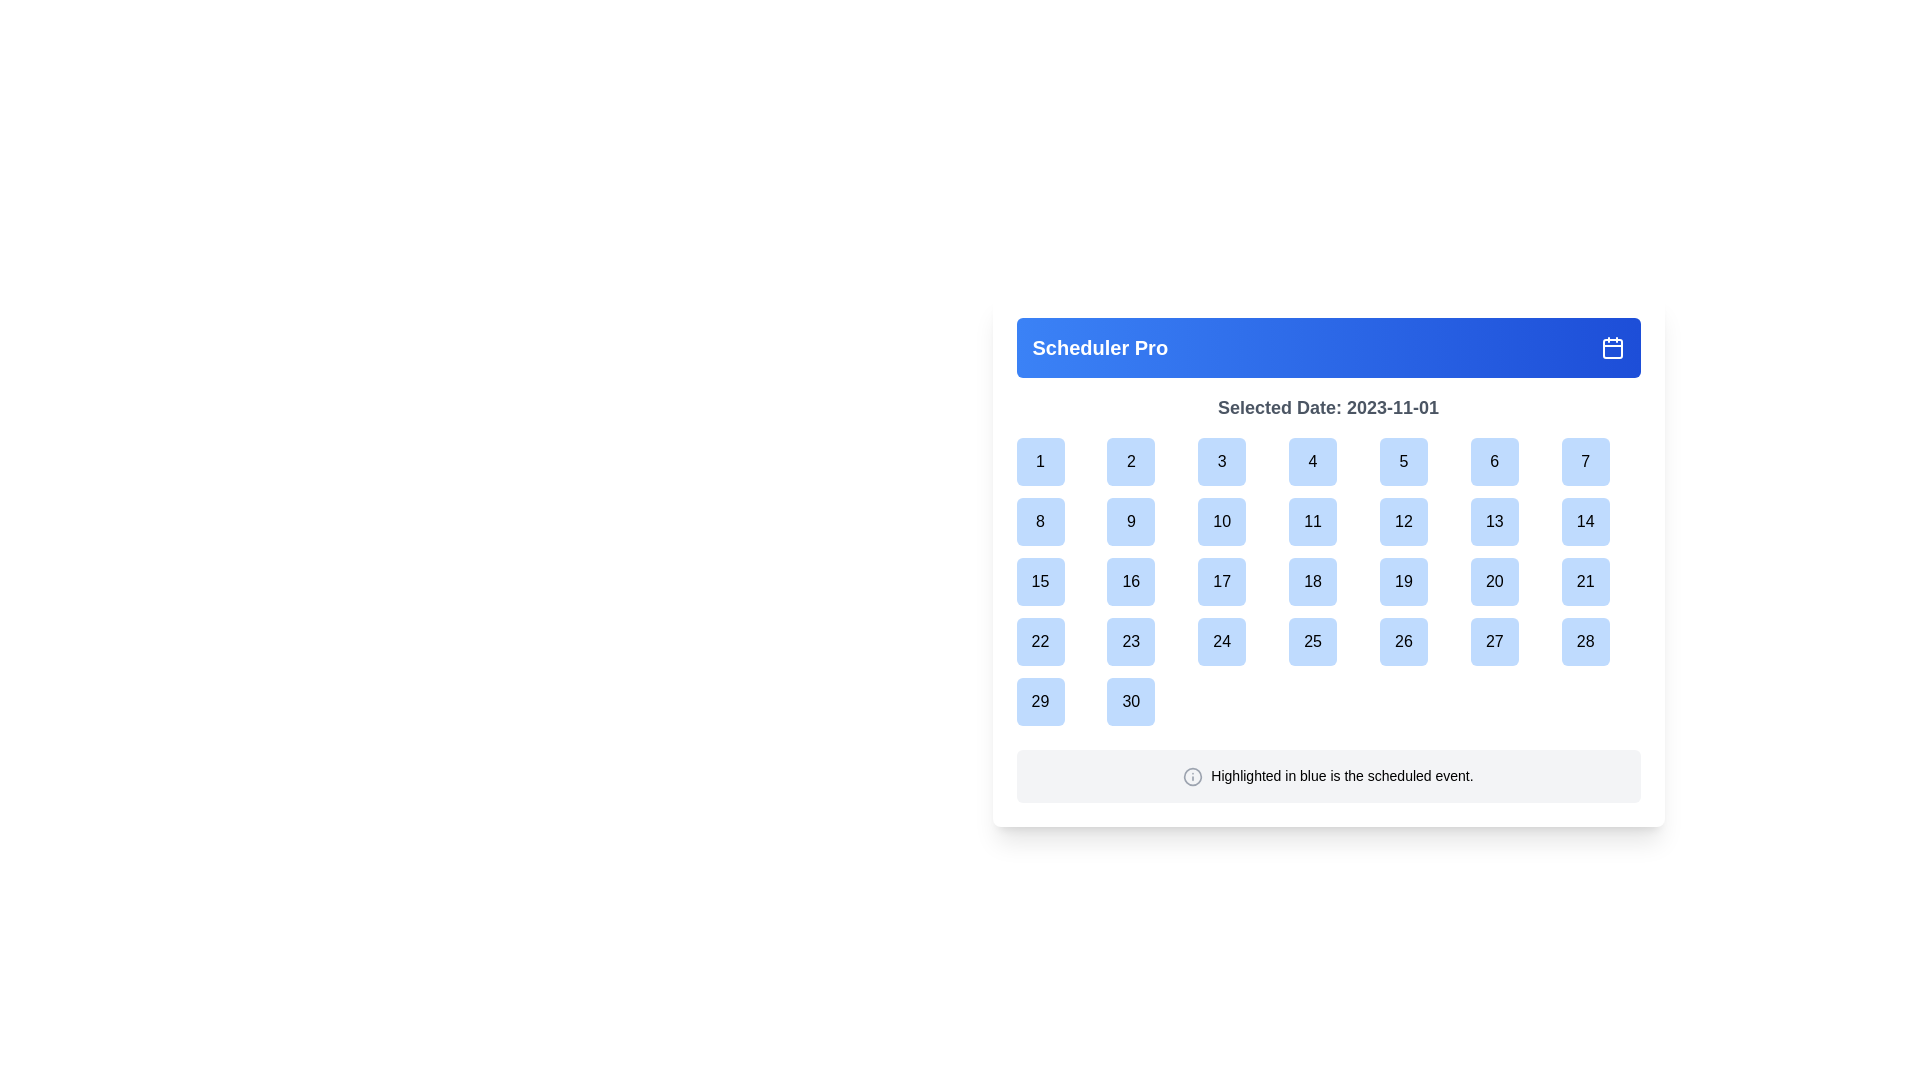 This screenshot has width=1920, height=1080. What do you see at coordinates (1328, 462) in the screenshot?
I see `the blue button representing day '4' in the monthly calendar view` at bounding box center [1328, 462].